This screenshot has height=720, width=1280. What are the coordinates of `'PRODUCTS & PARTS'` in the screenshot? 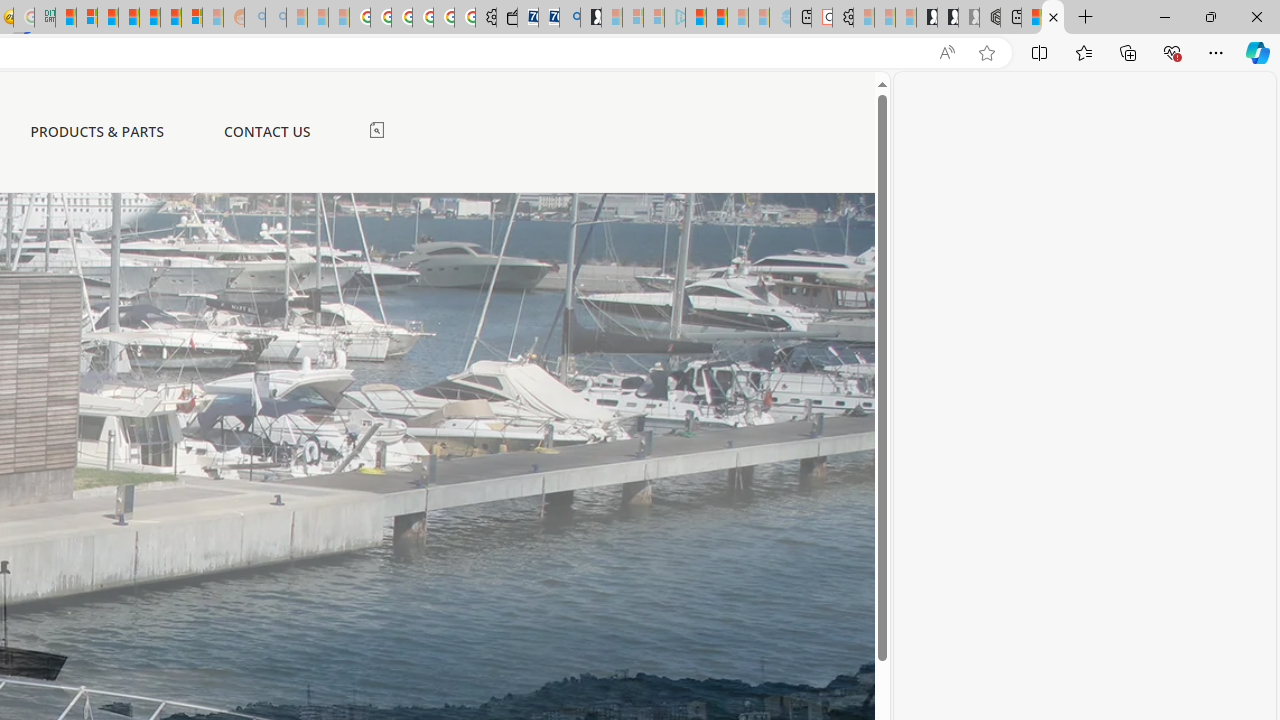 It's located at (96, 132).